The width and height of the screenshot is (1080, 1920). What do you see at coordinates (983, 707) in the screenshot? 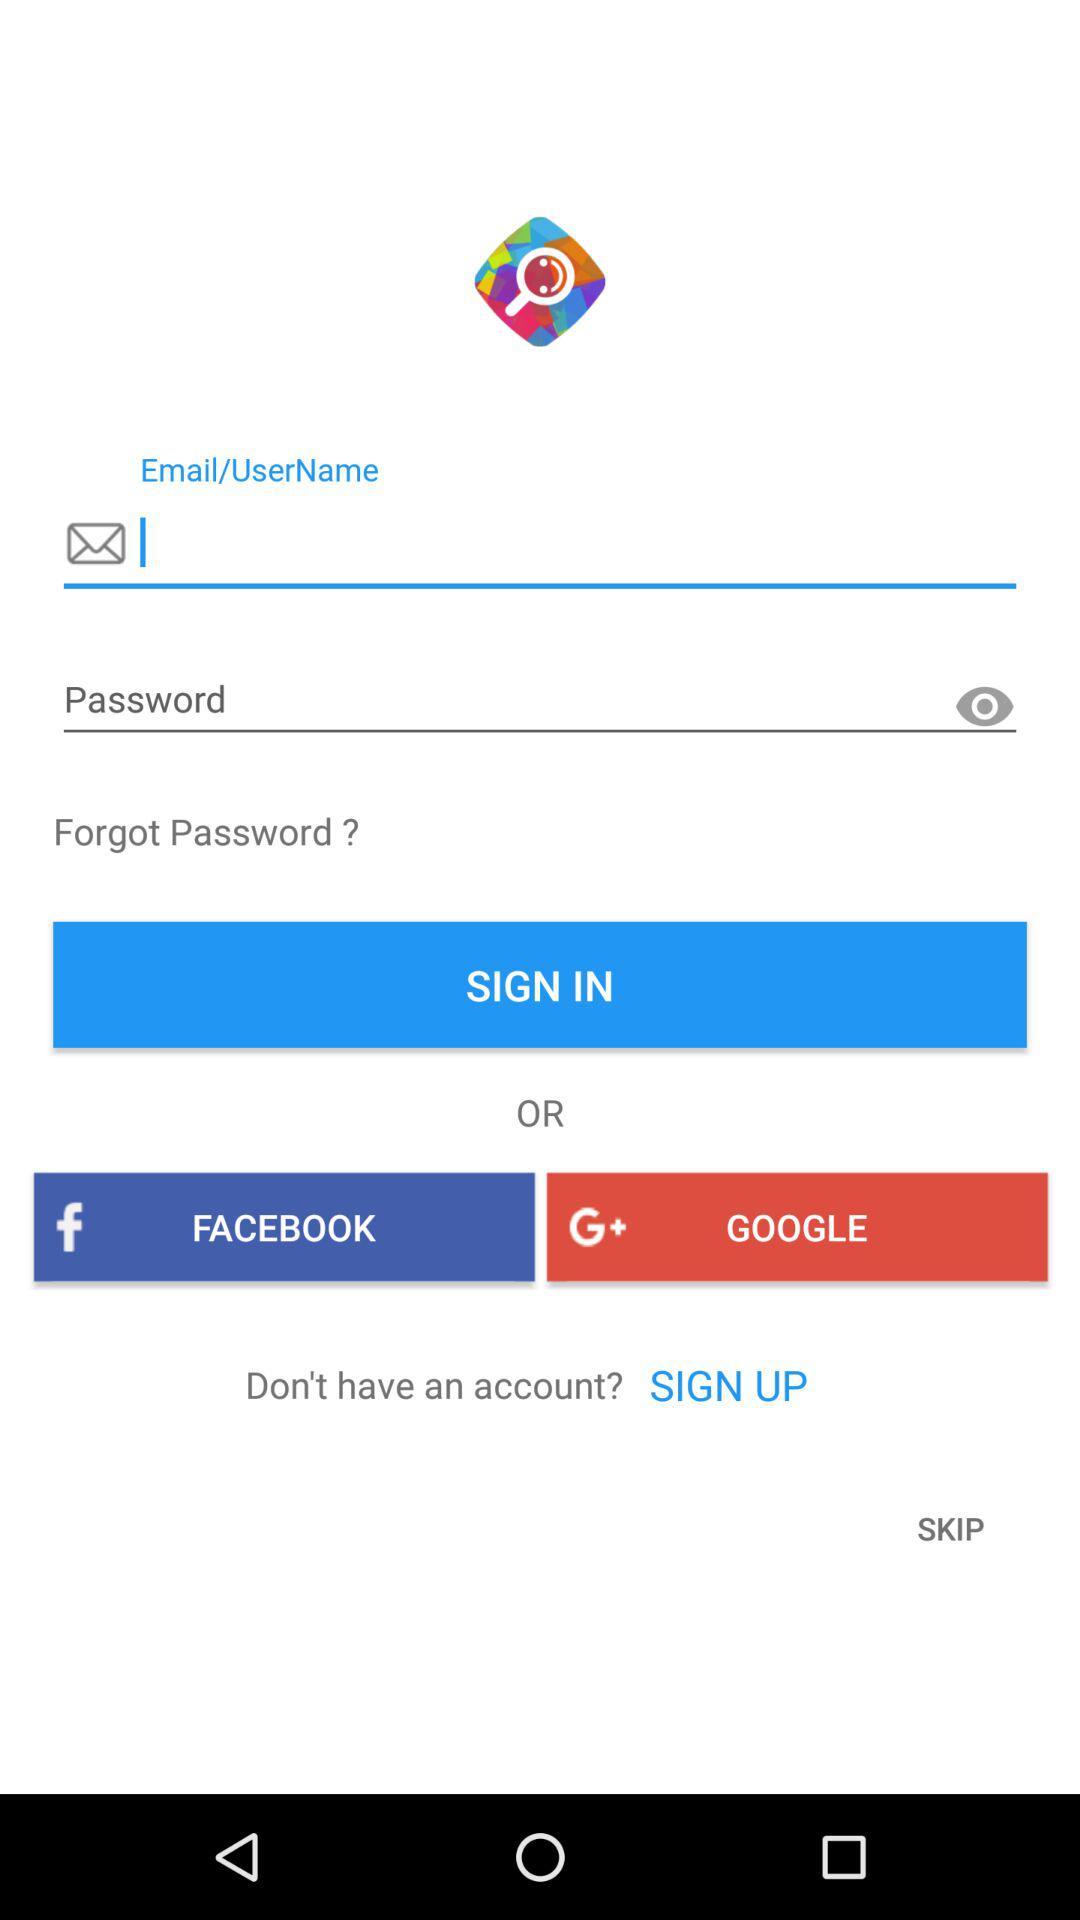
I see `the visibility icon` at bounding box center [983, 707].